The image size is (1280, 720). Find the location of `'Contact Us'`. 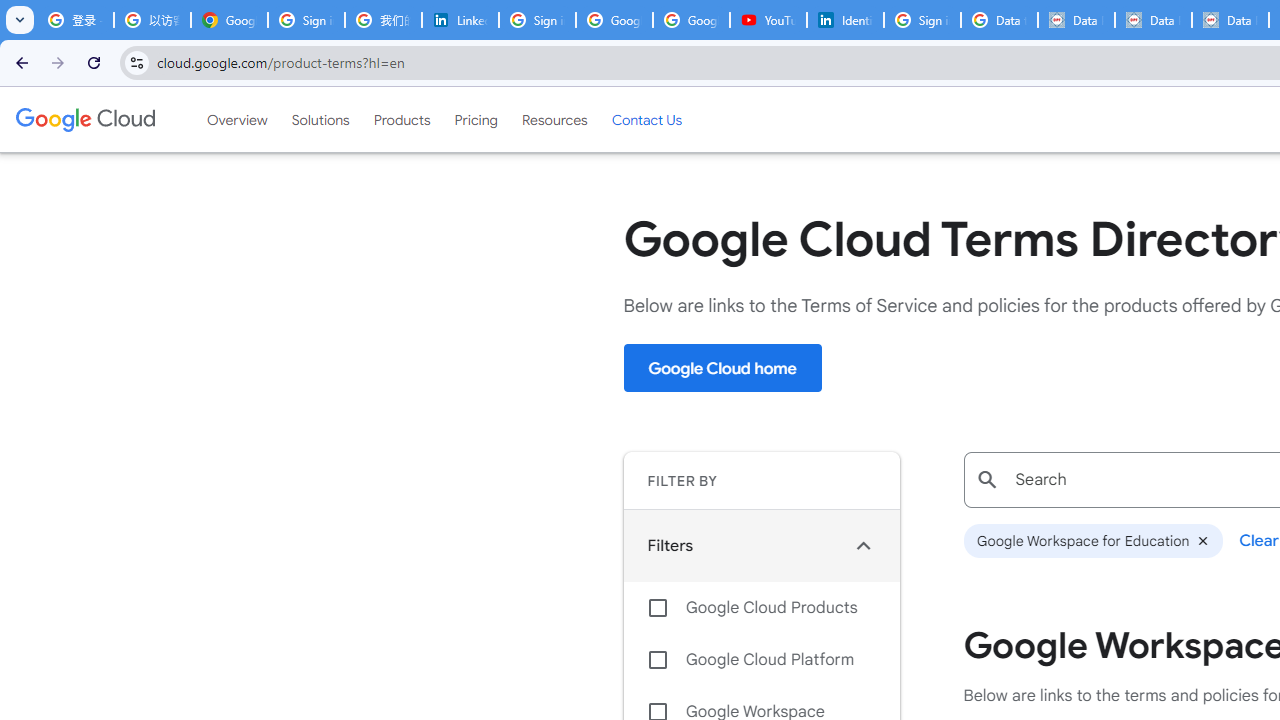

'Contact Us' is located at coordinates (647, 119).